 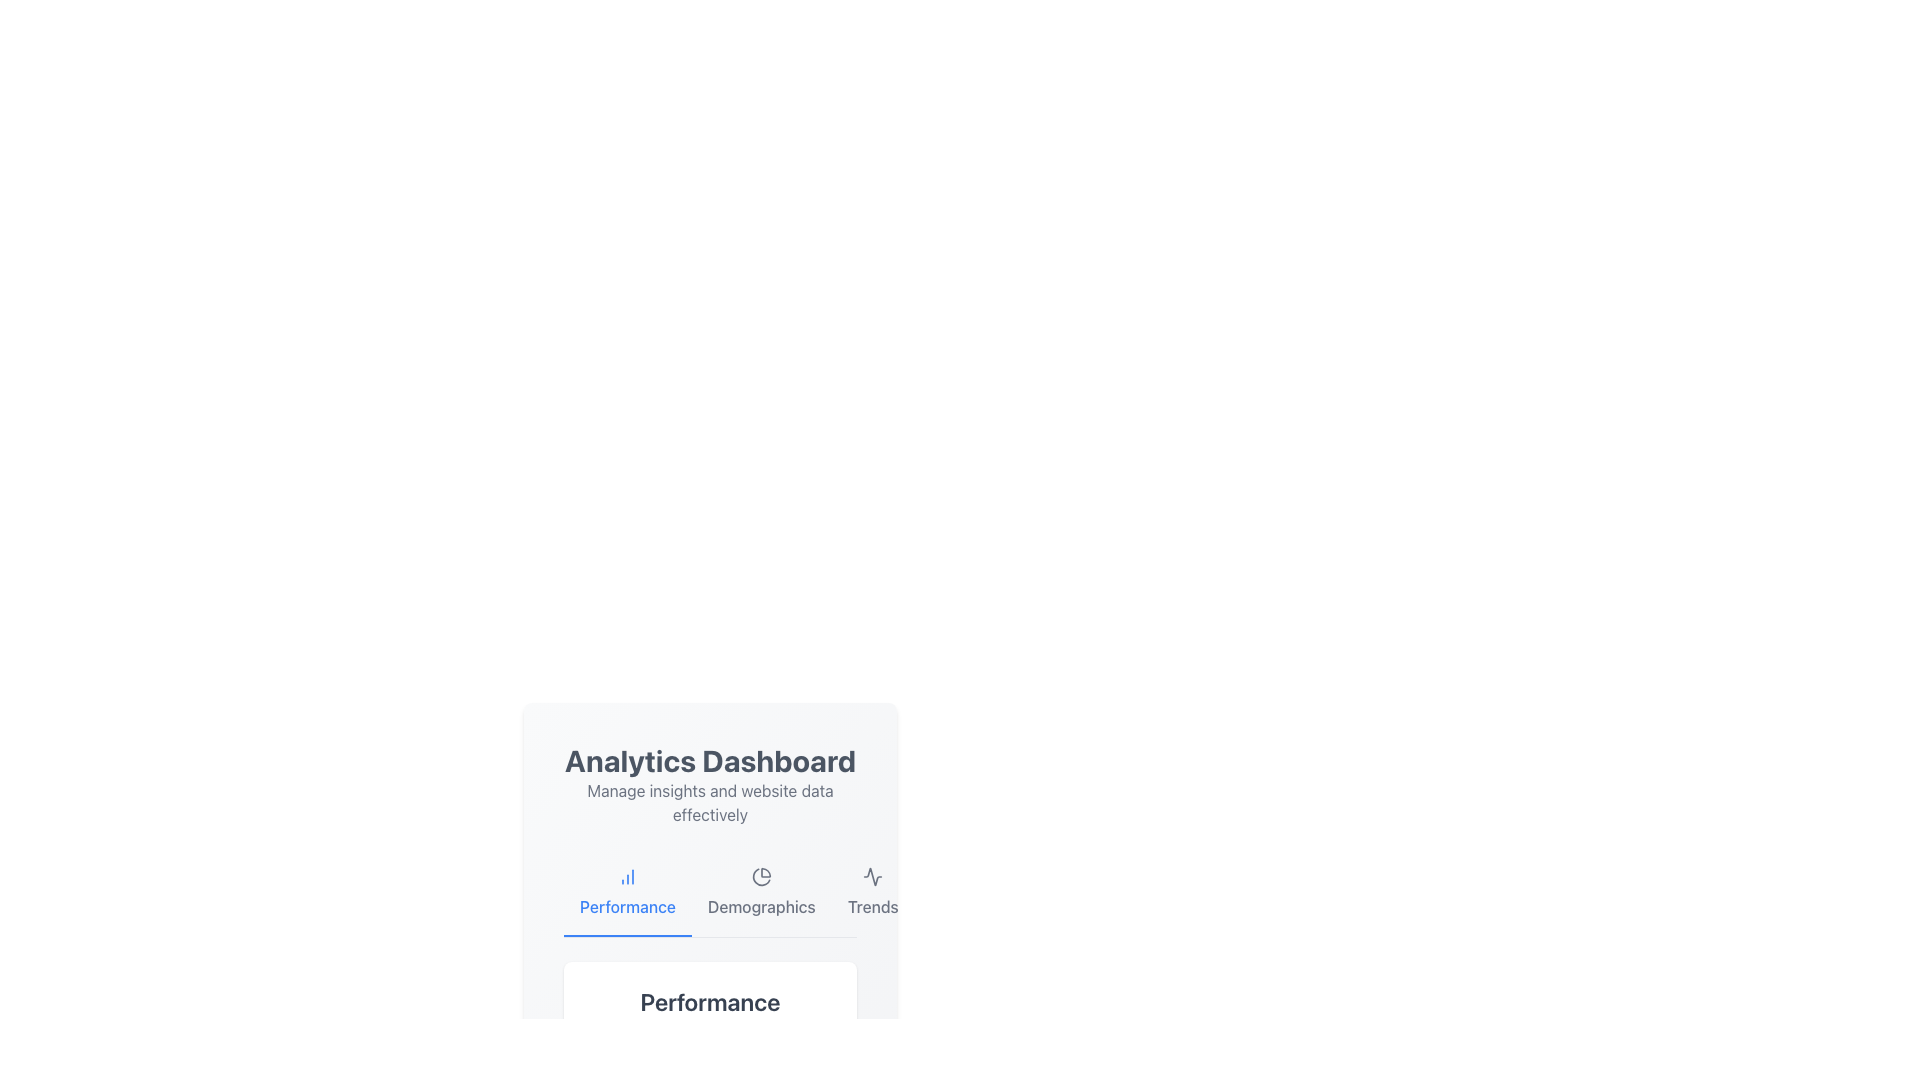 What do you see at coordinates (760, 875) in the screenshot?
I see `the pie chart icon in the 'Demographics' section of the navbar, located between the 'Performance' and 'Trends' icons` at bounding box center [760, 875].